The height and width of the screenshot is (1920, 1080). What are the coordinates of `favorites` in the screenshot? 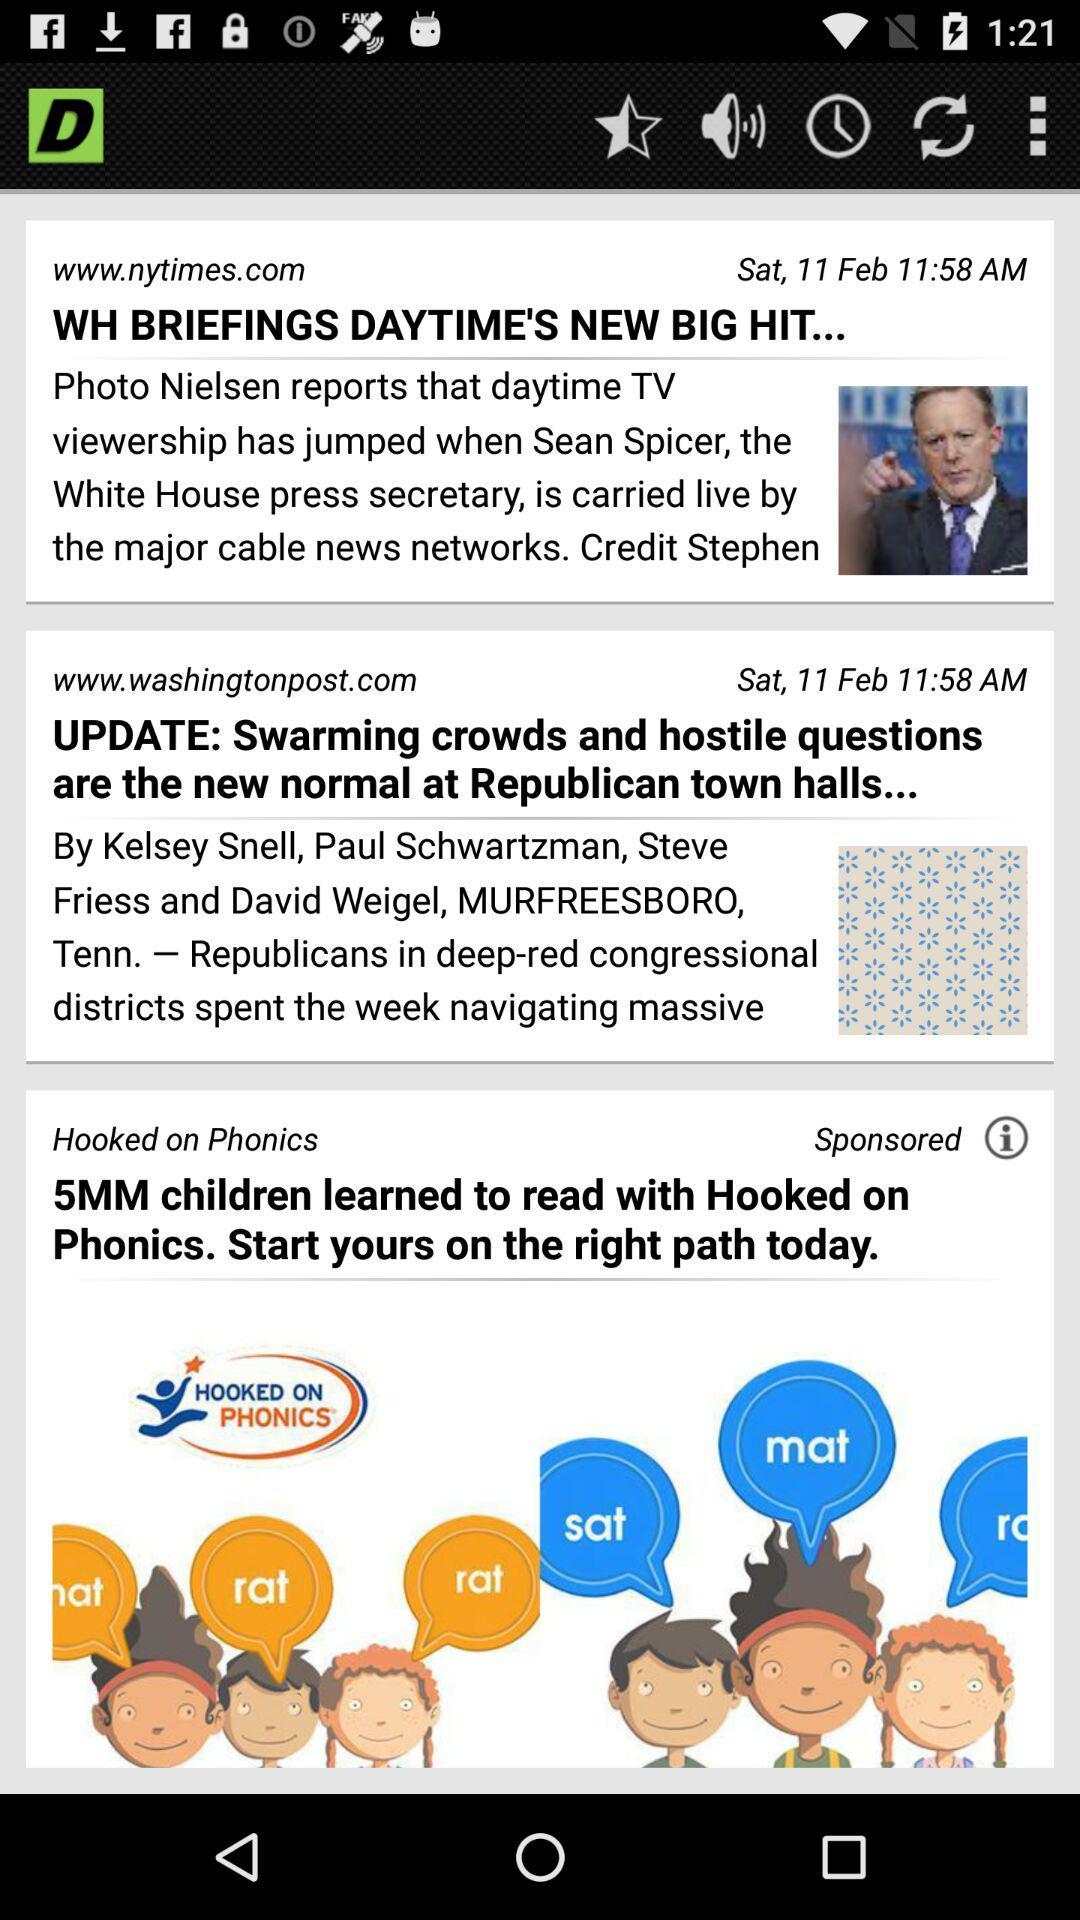 It's located at (627, 124).